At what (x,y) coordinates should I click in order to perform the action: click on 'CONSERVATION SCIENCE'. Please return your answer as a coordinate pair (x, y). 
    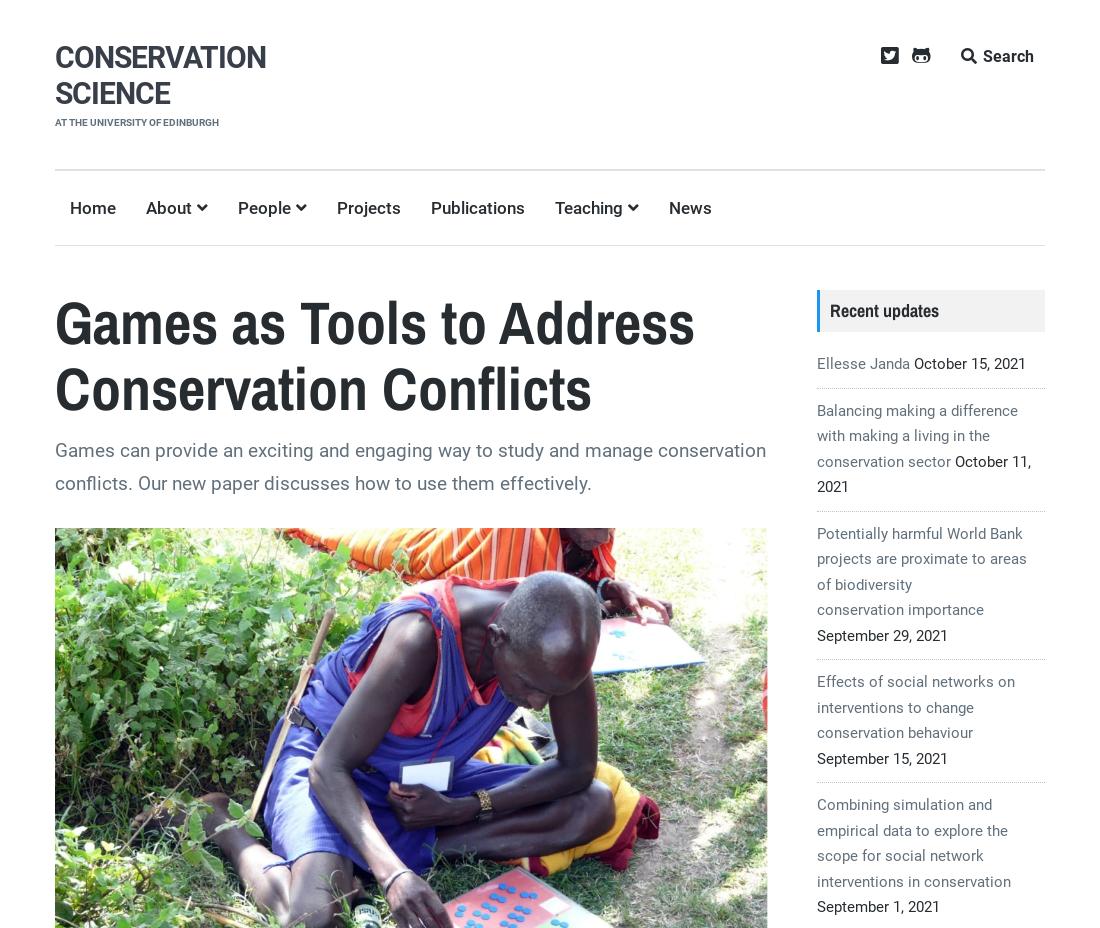
    Looking at the image, I should click on (54, 73).